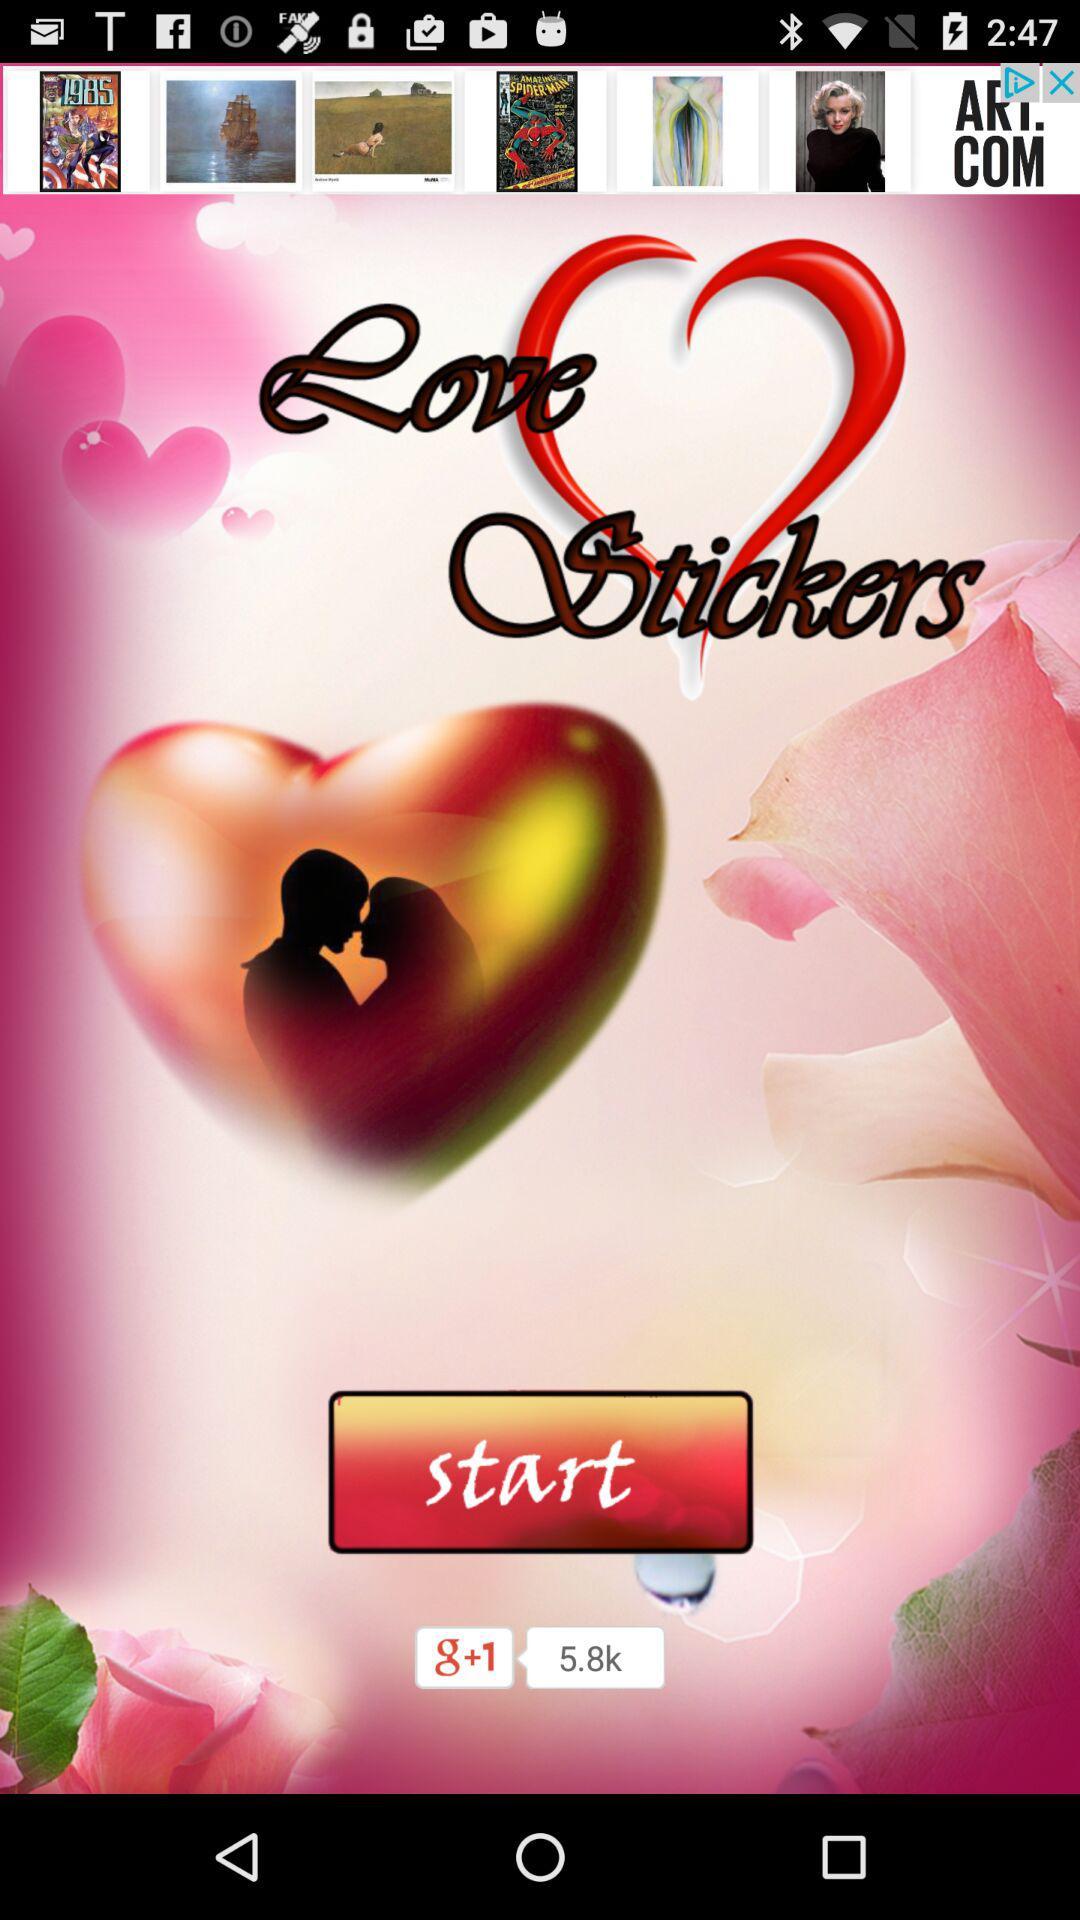  Describe the element at coordinates (540, 1473) in the screenshot. I see `start application` at that location.